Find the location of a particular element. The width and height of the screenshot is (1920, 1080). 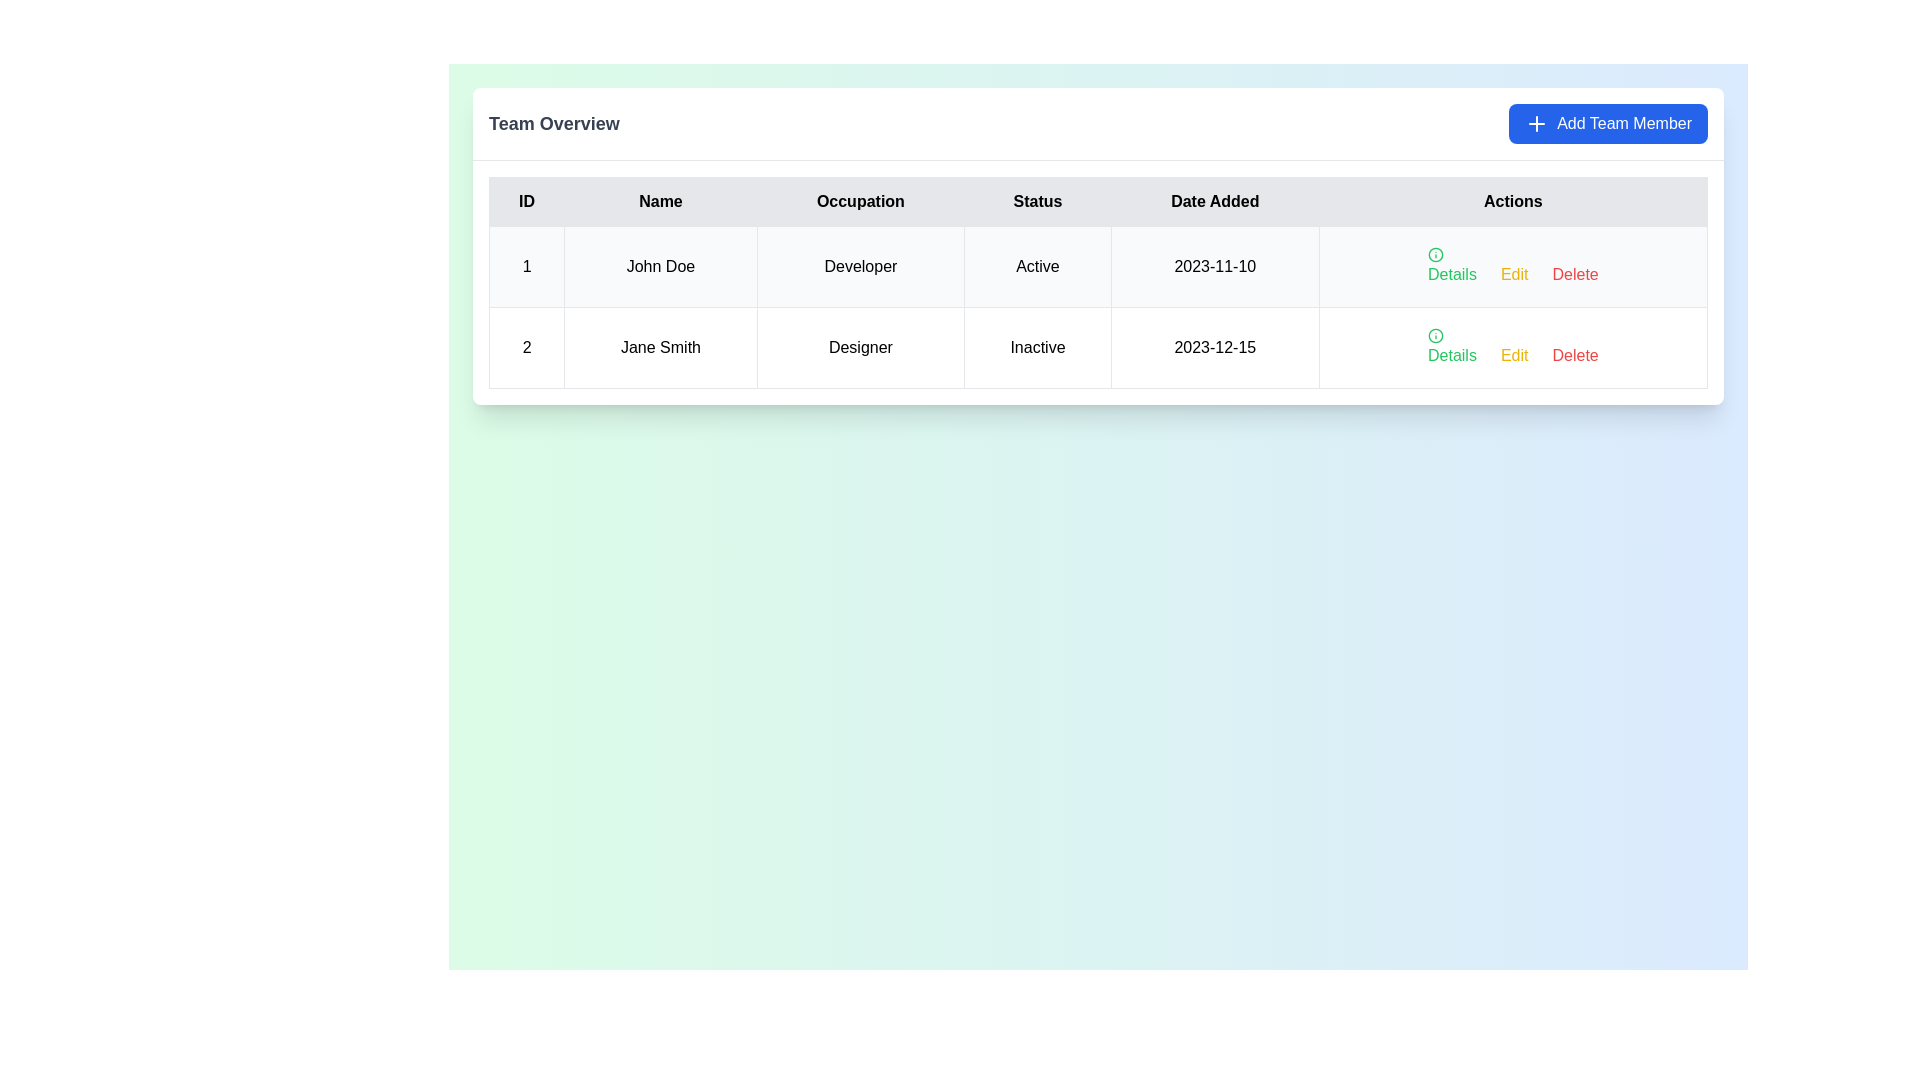

the 'Active' label located in the fourth column of the first row of the table, under the 'Status' header is located at coordinates (1037, 265).